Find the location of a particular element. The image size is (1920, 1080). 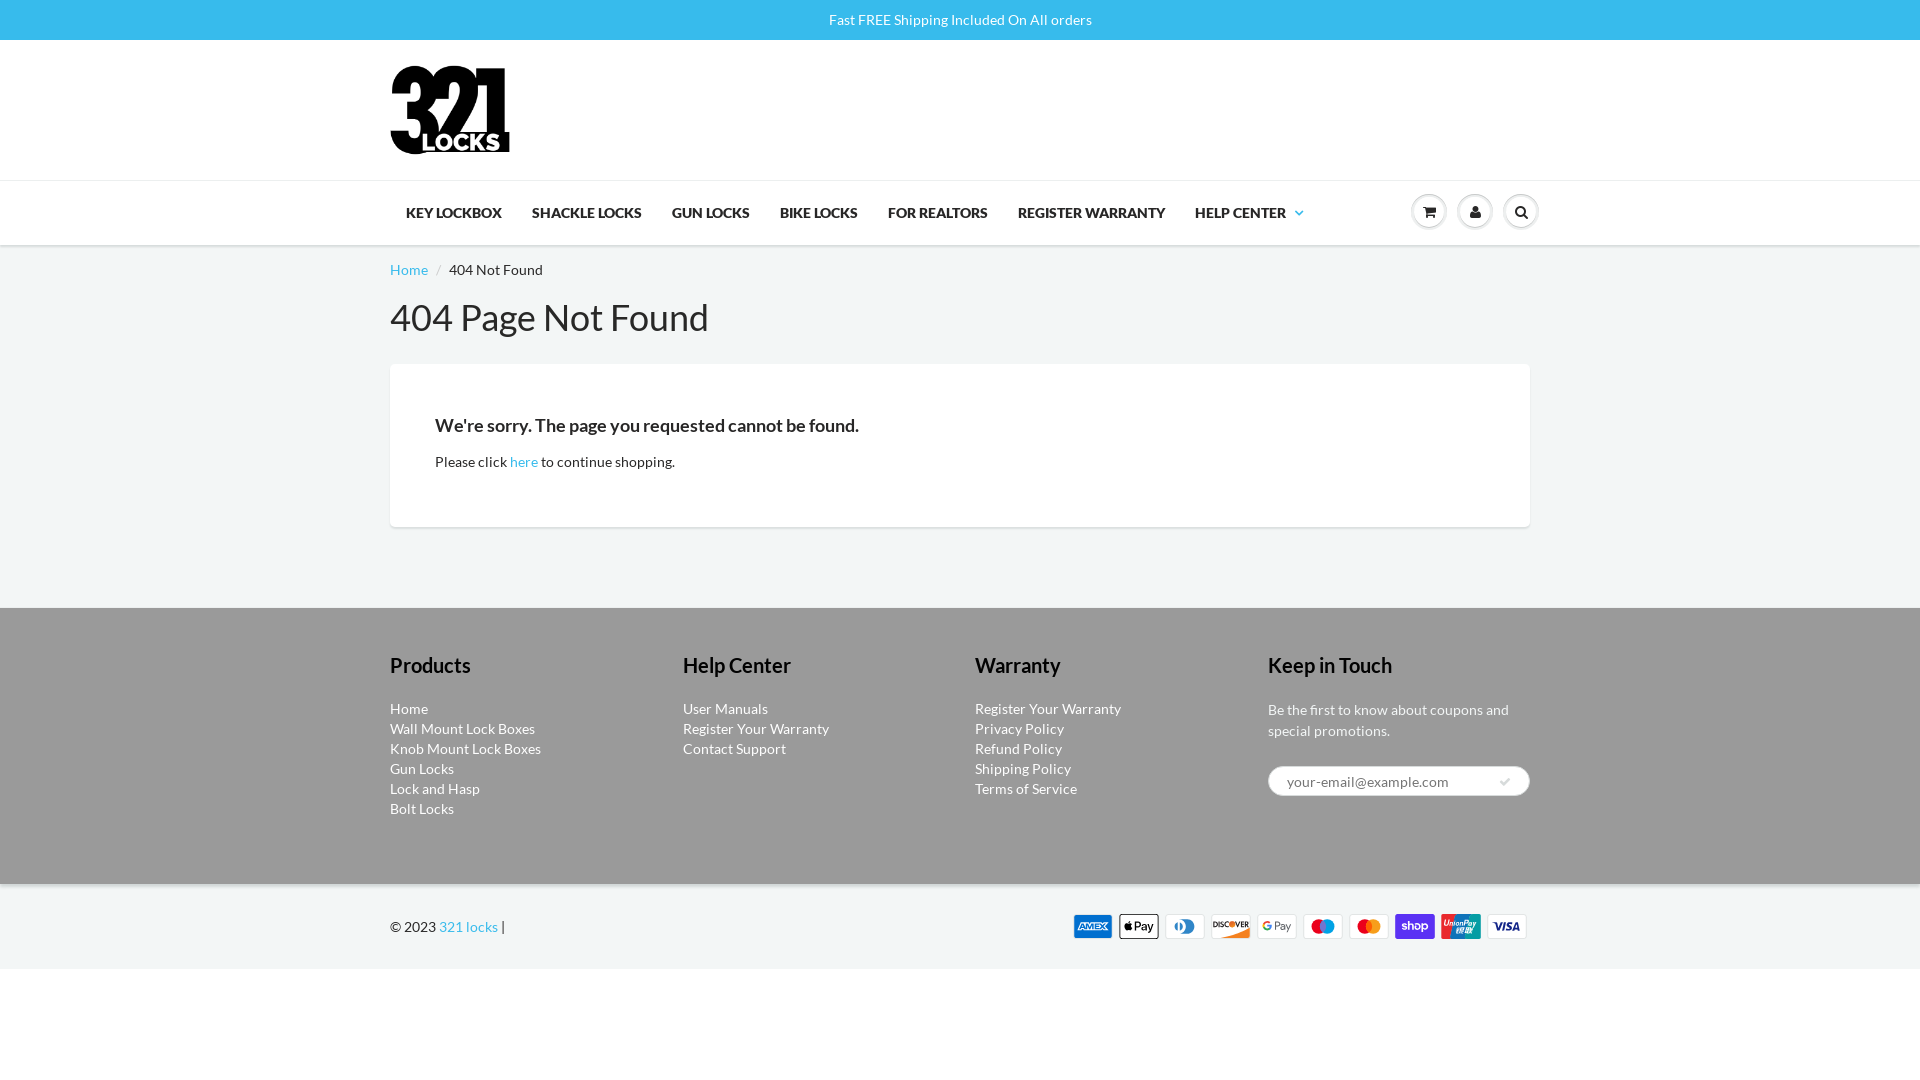

'User Manuals' is located at coordinates (723, 707).